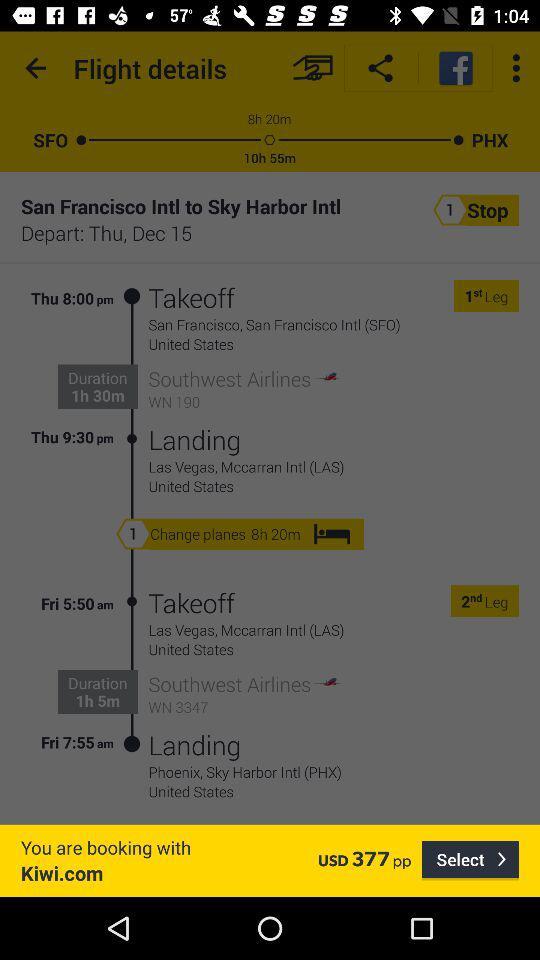 This screenshot has width=540, height=960. What do you see at coordinates (476, 295) in the screenshot?
I see `the item next to the leg item` at bounding box center [476, 295].